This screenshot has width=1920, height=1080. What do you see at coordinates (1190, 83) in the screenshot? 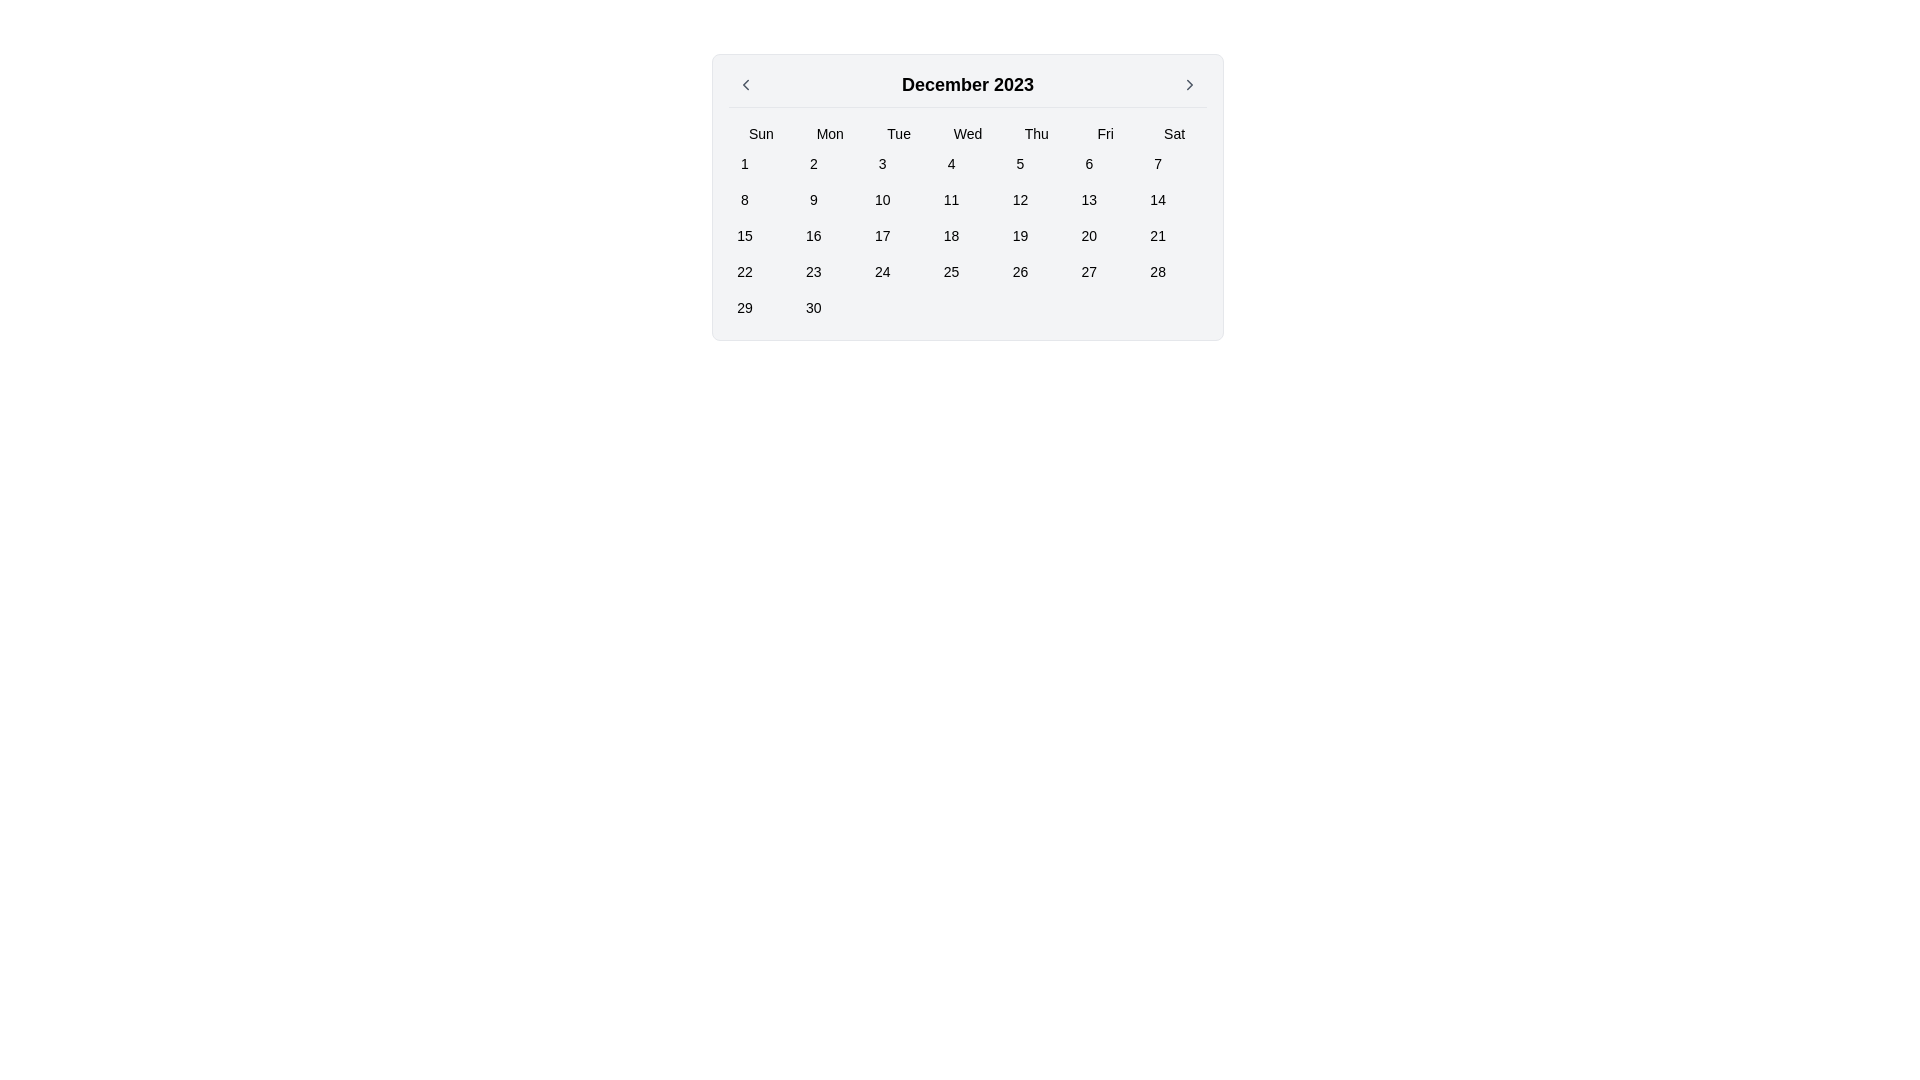
I see `the rightward-pointing chevron icon button located in the top-right area of the calendar display` at bounding box center [1190, 83].